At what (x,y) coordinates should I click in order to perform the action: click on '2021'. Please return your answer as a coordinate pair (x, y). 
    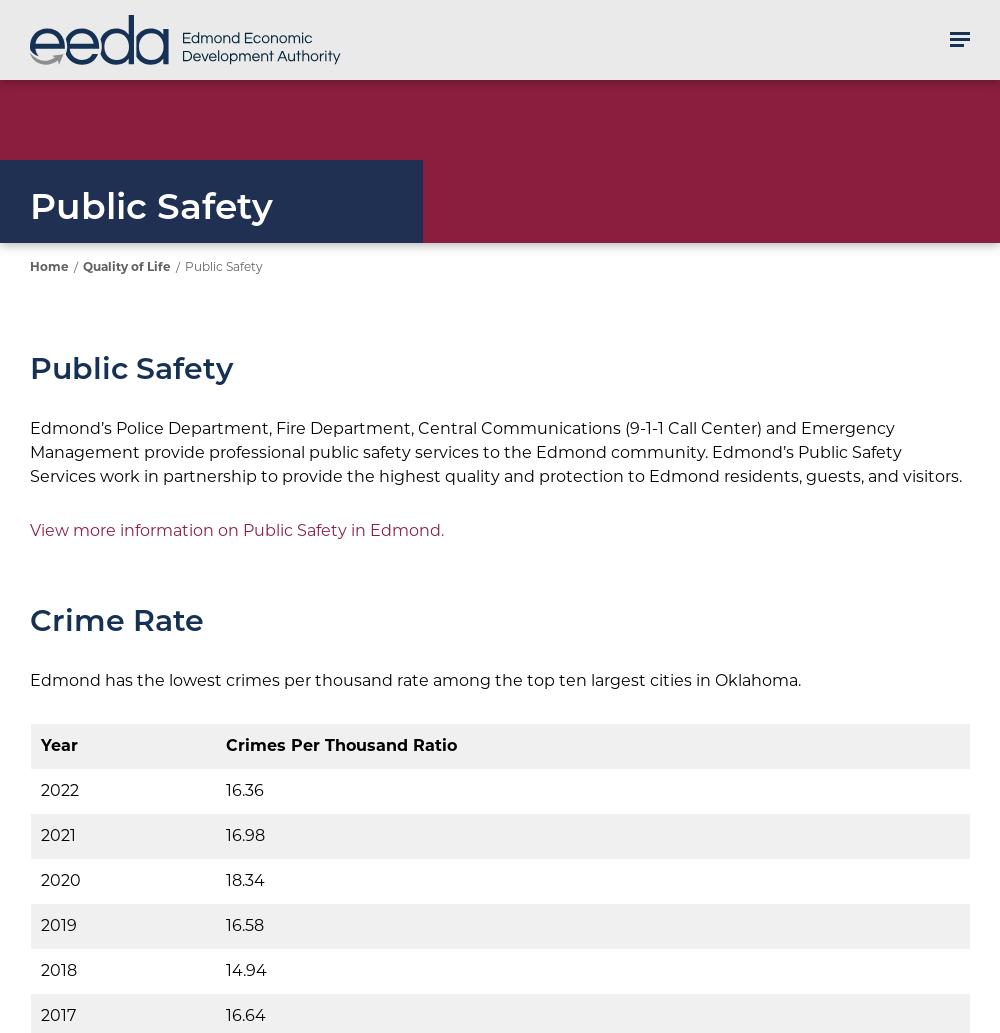
    Looking at the image, I should click on (58, 835).